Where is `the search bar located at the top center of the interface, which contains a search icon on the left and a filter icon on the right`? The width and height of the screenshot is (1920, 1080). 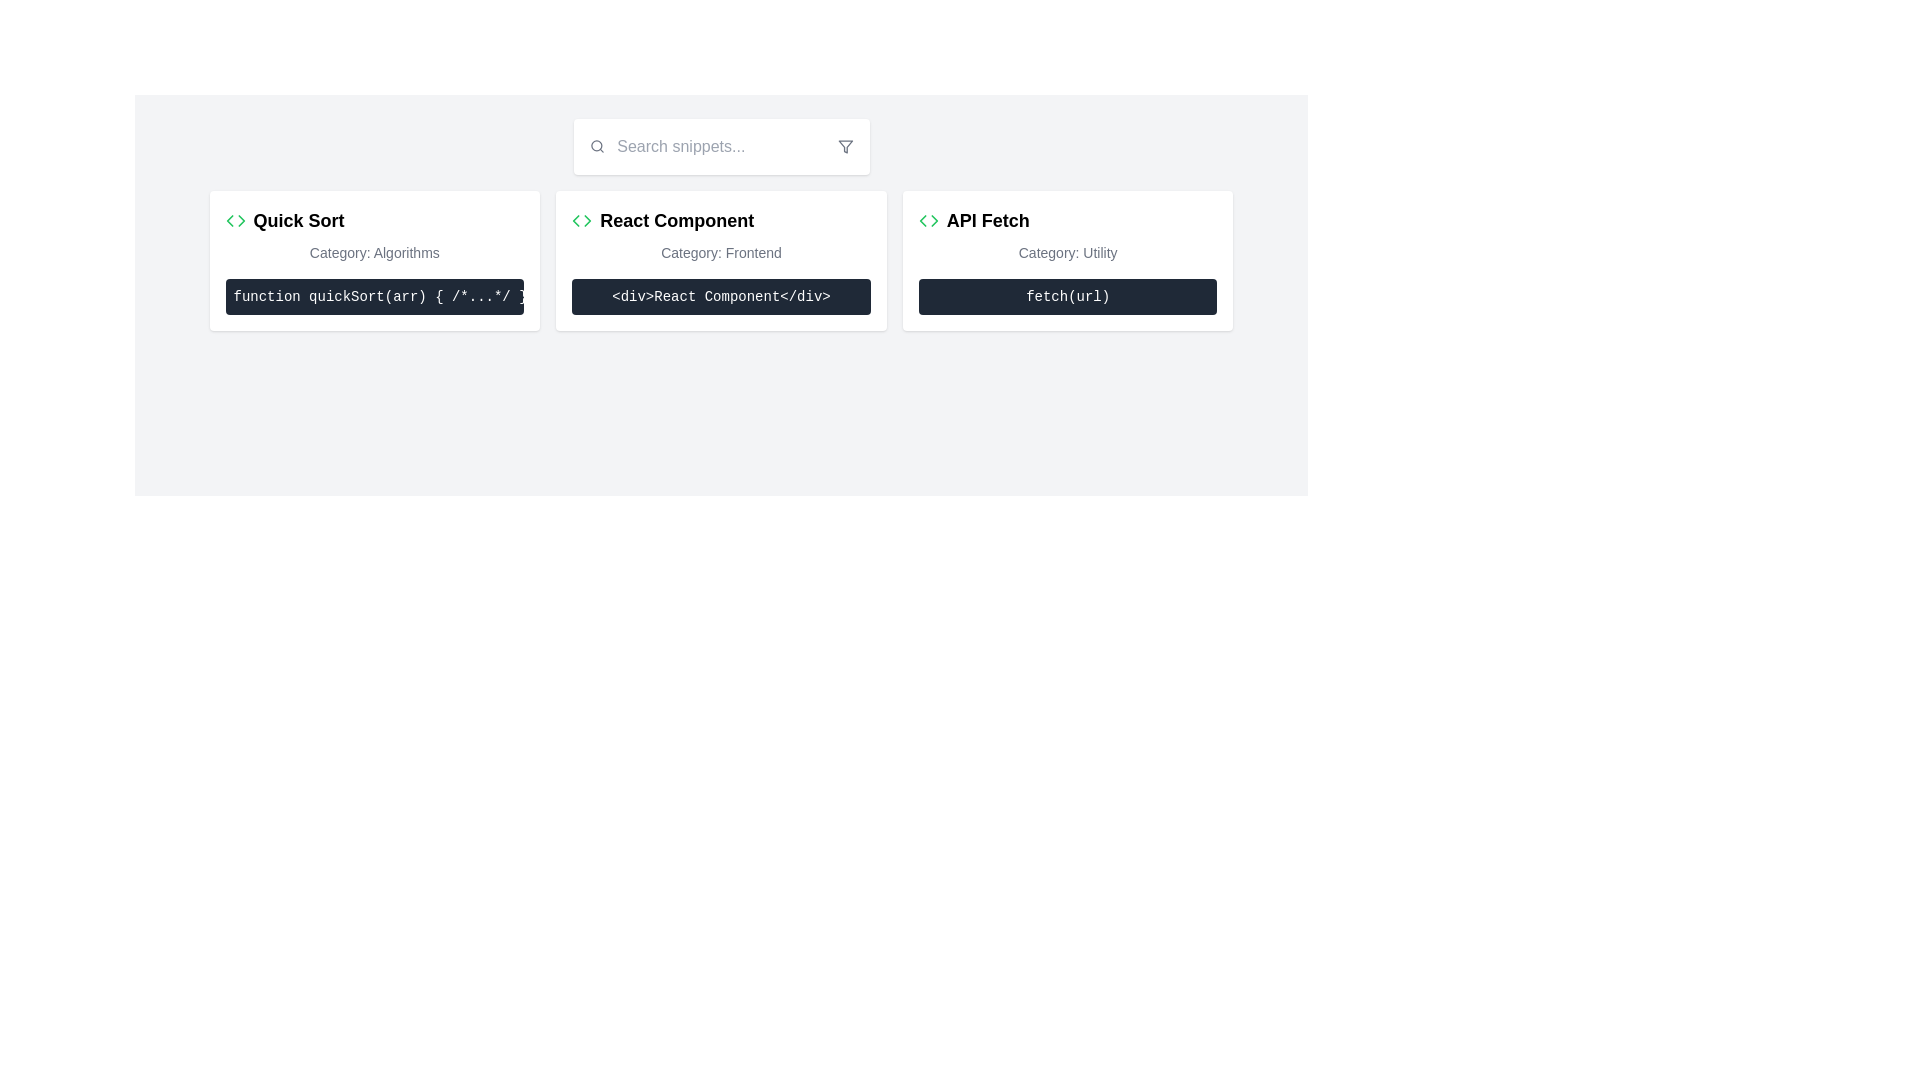
the search bar located at the top center of the interface, which contains a search icon on the left and a filter icon on the right is located at coordinates (720, 145).